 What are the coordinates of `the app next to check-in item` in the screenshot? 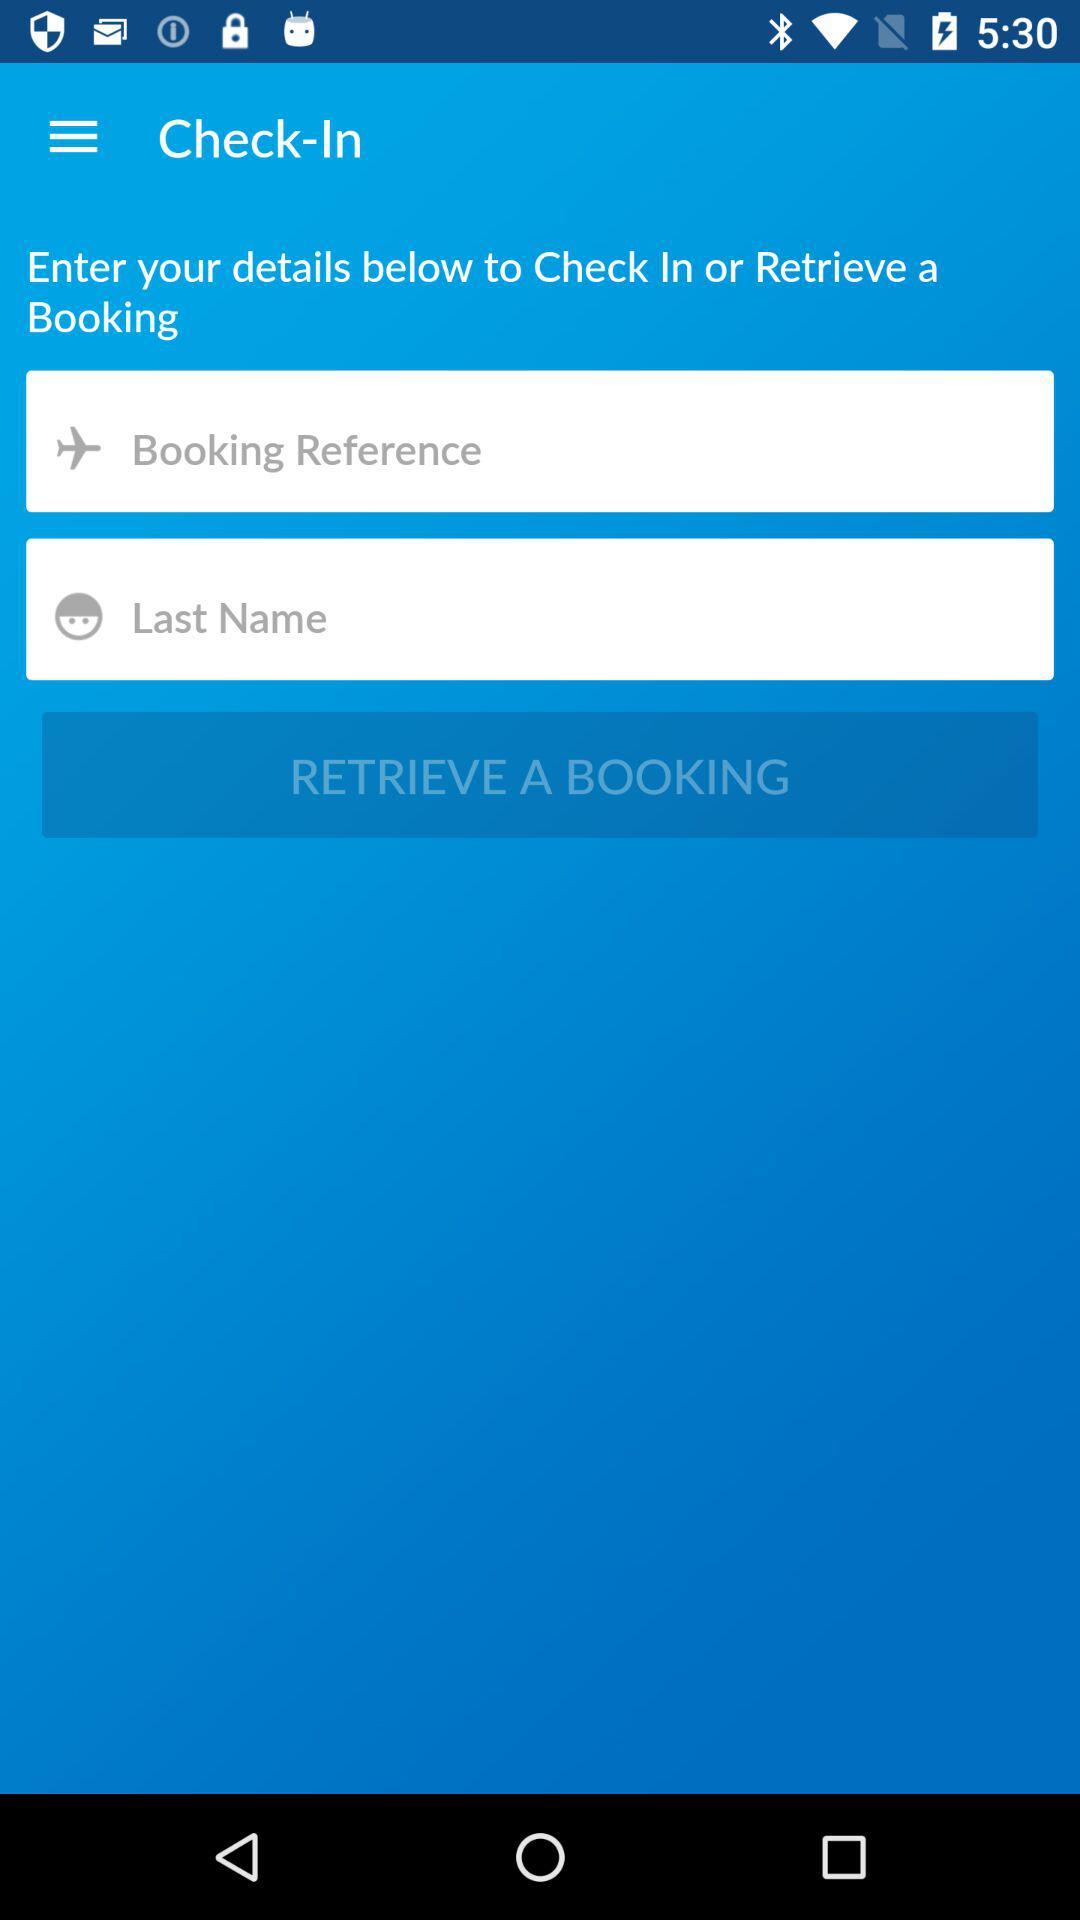 It's located at (72, 135).